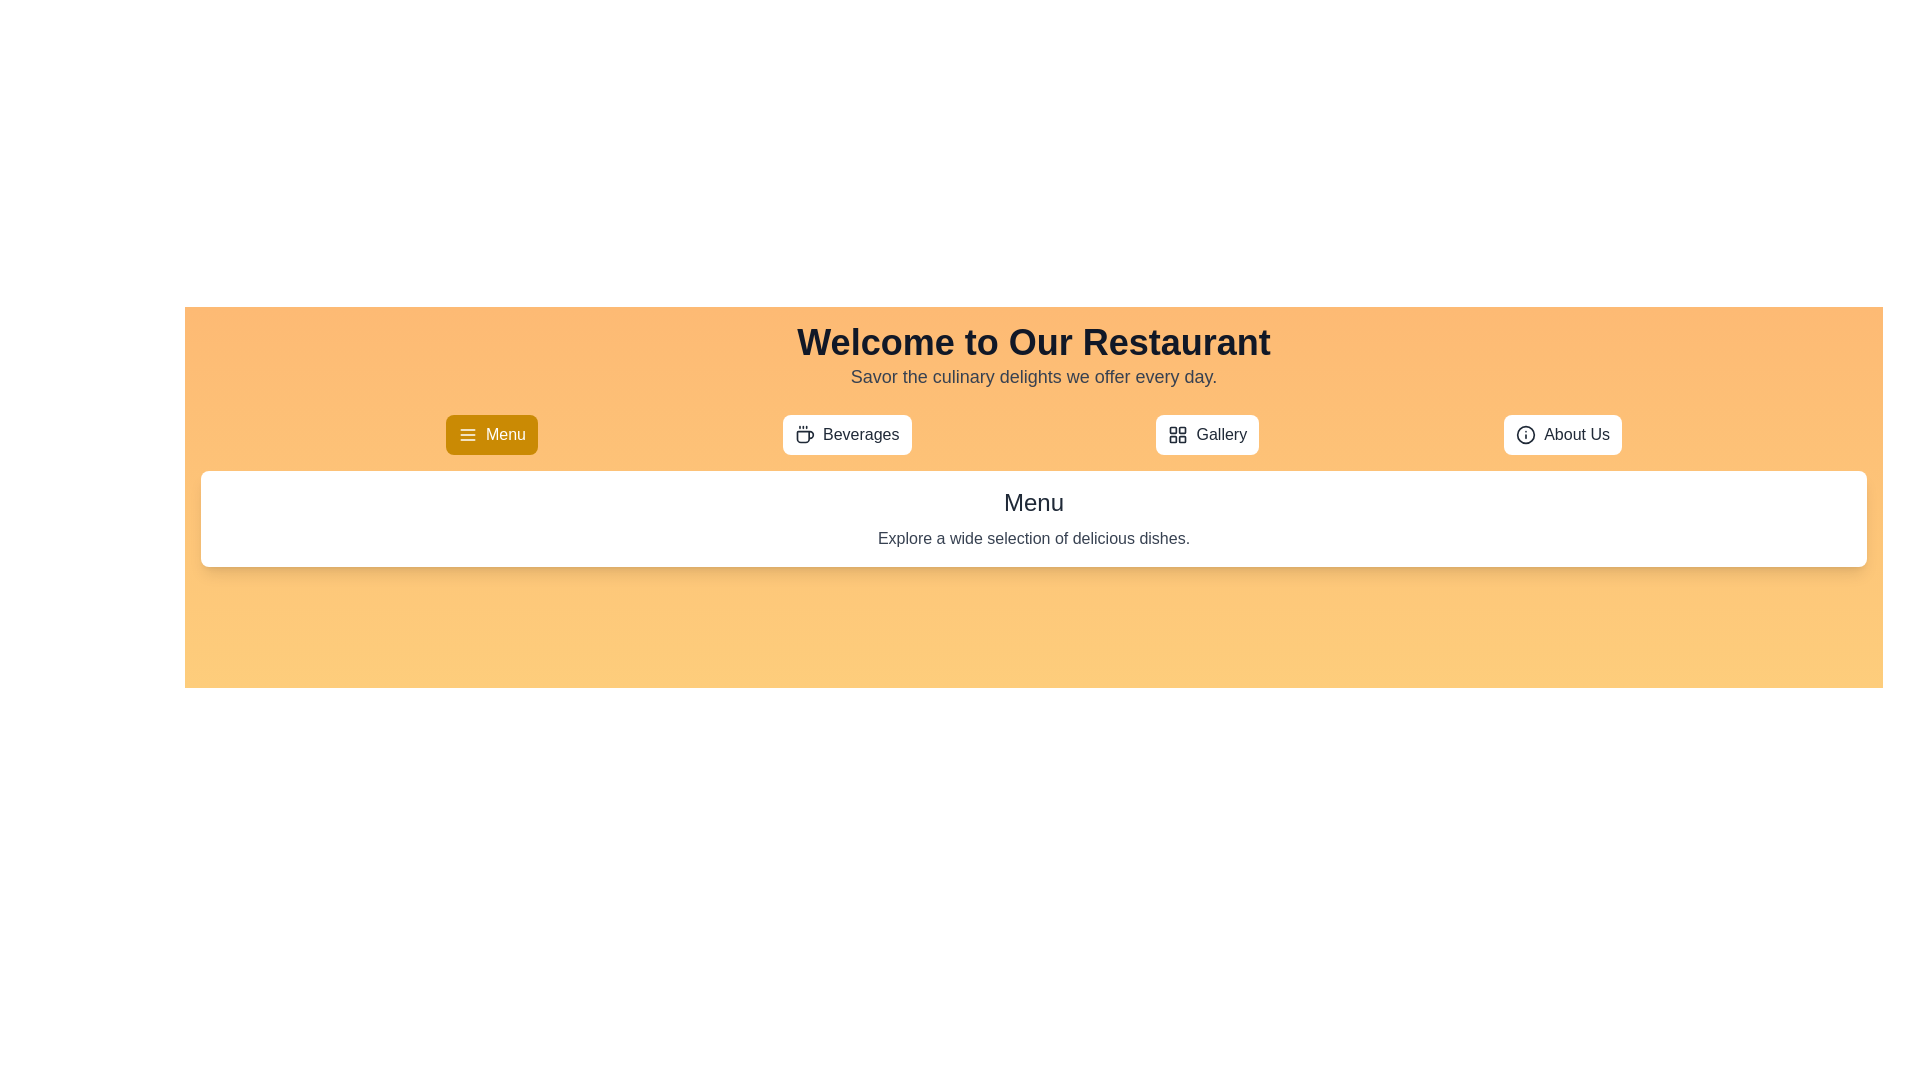 This screenshot has height=1080, width=1920. I want to click on the tab labeled Menu to observe its hover effect, so click(491, 434).